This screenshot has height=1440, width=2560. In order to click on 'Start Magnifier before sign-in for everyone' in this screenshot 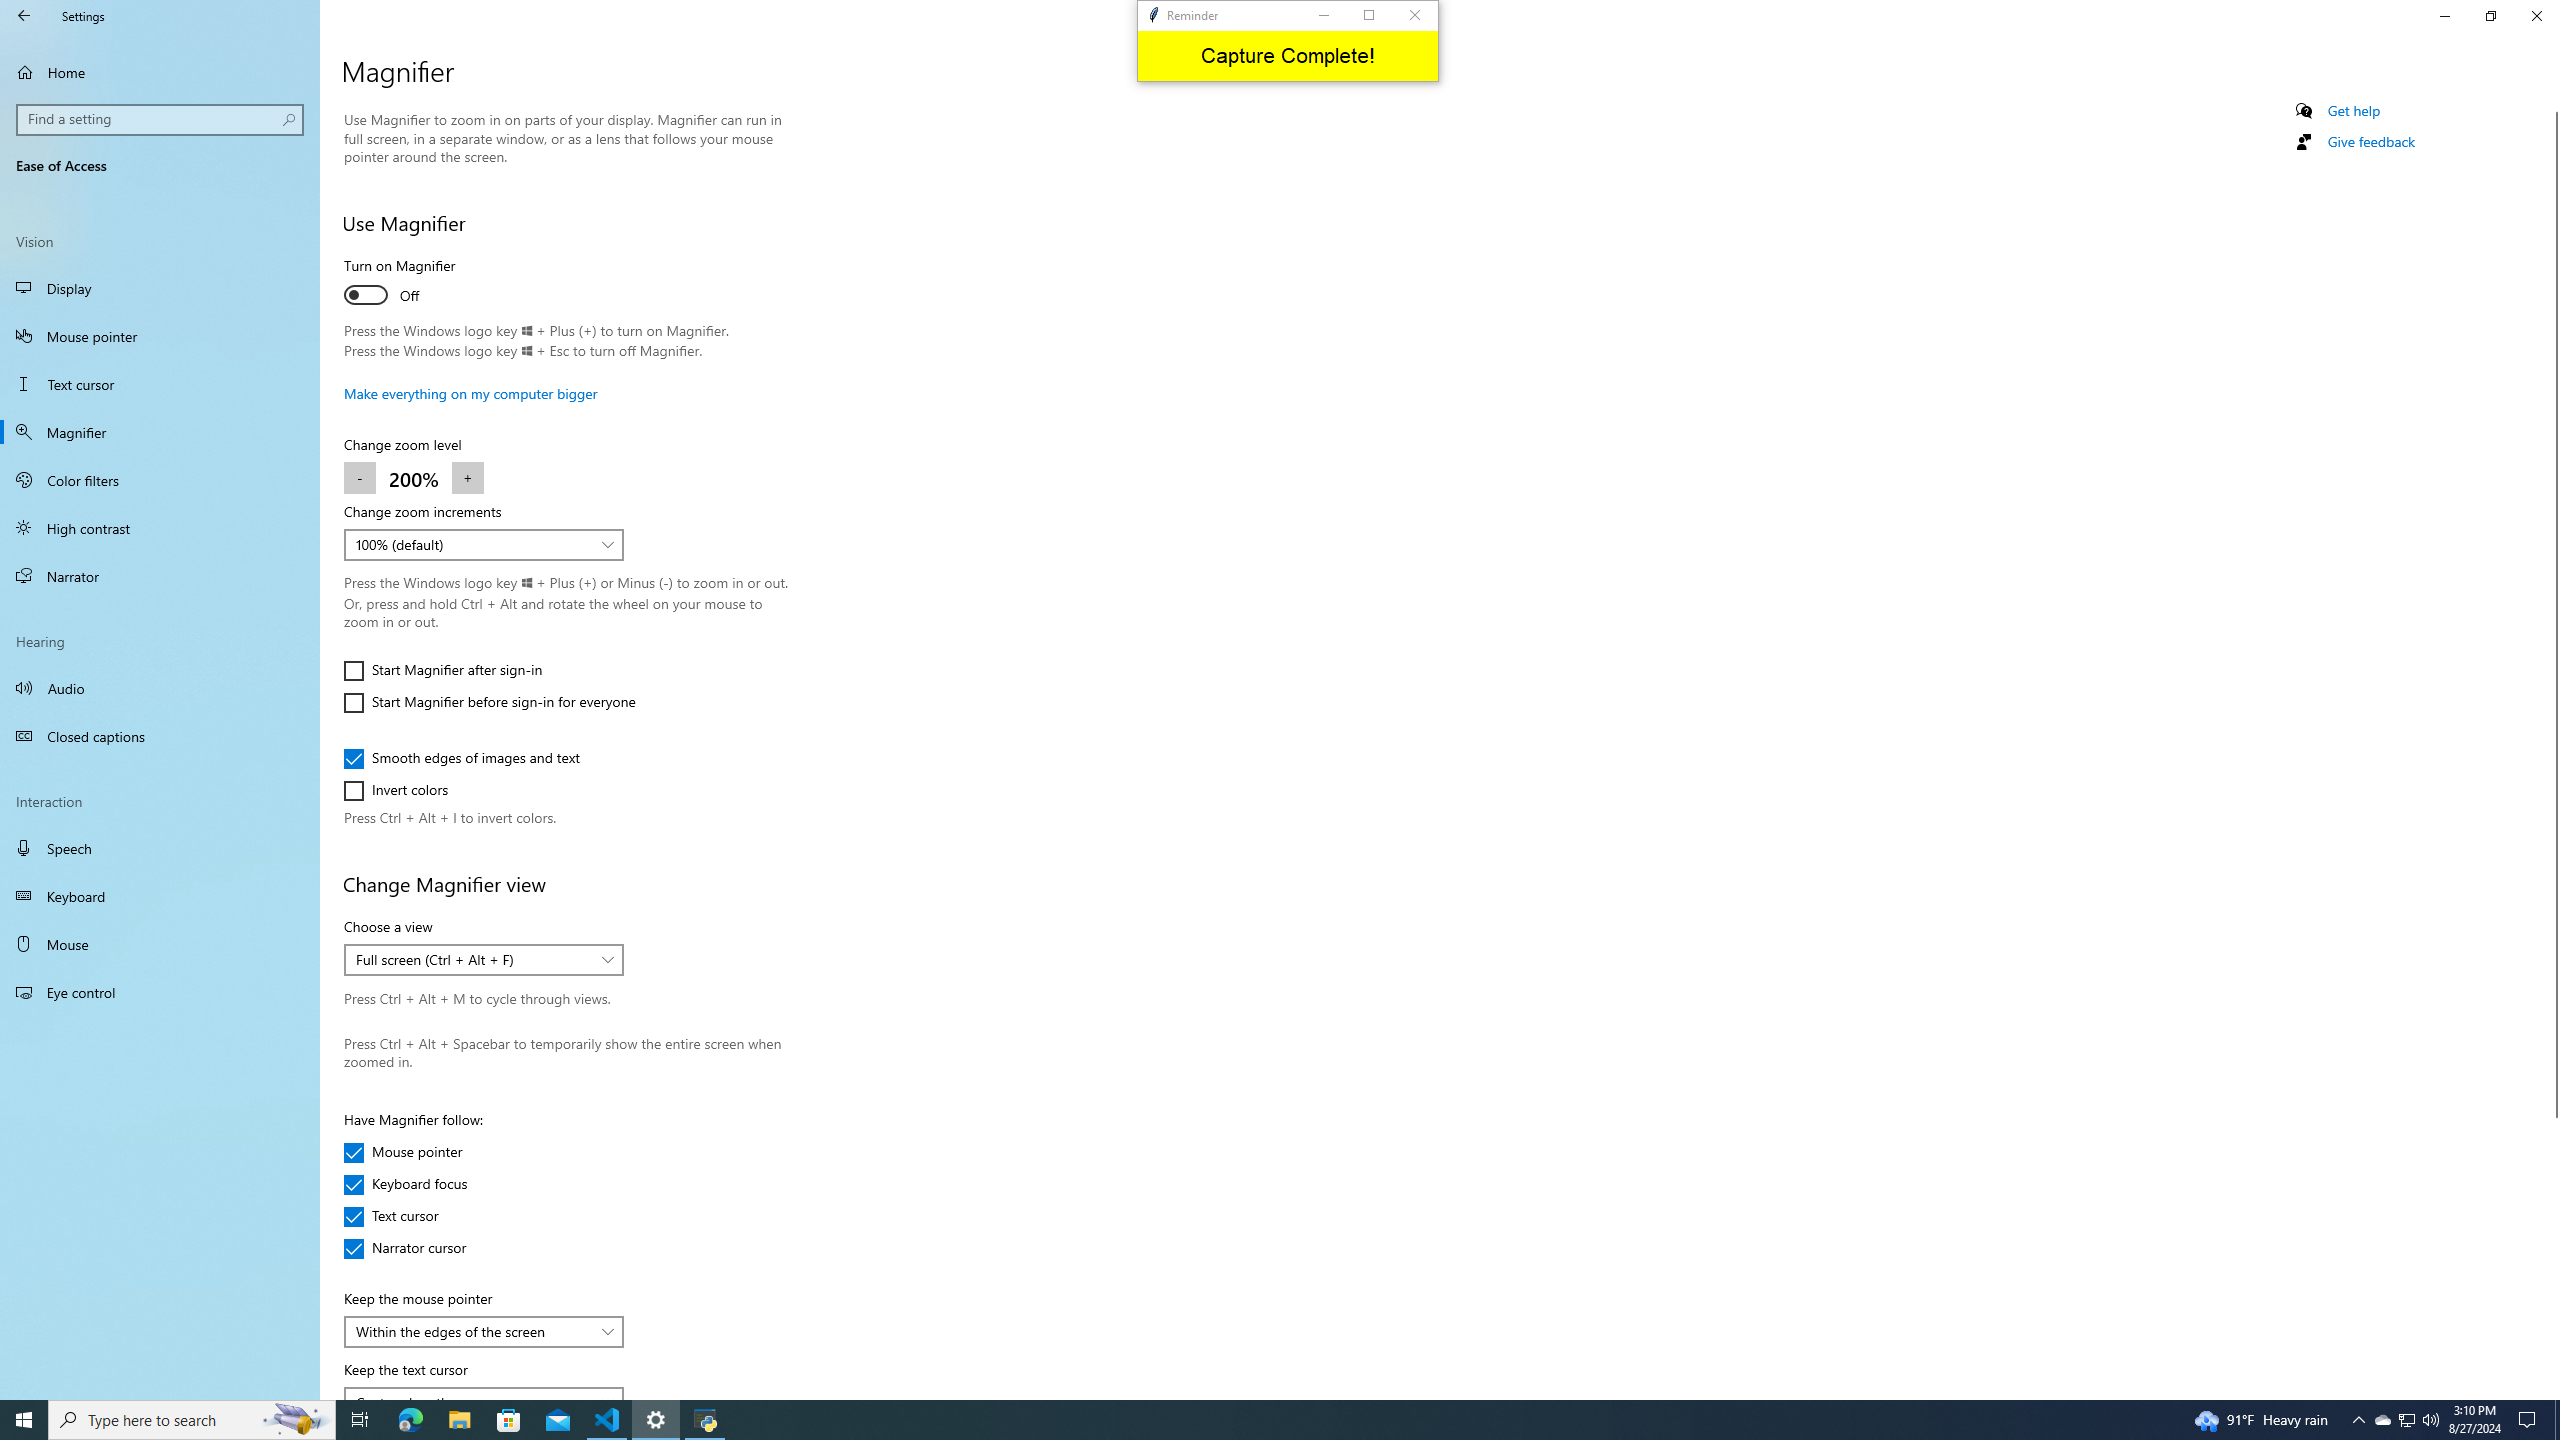, I will do `click(488, 701)`.